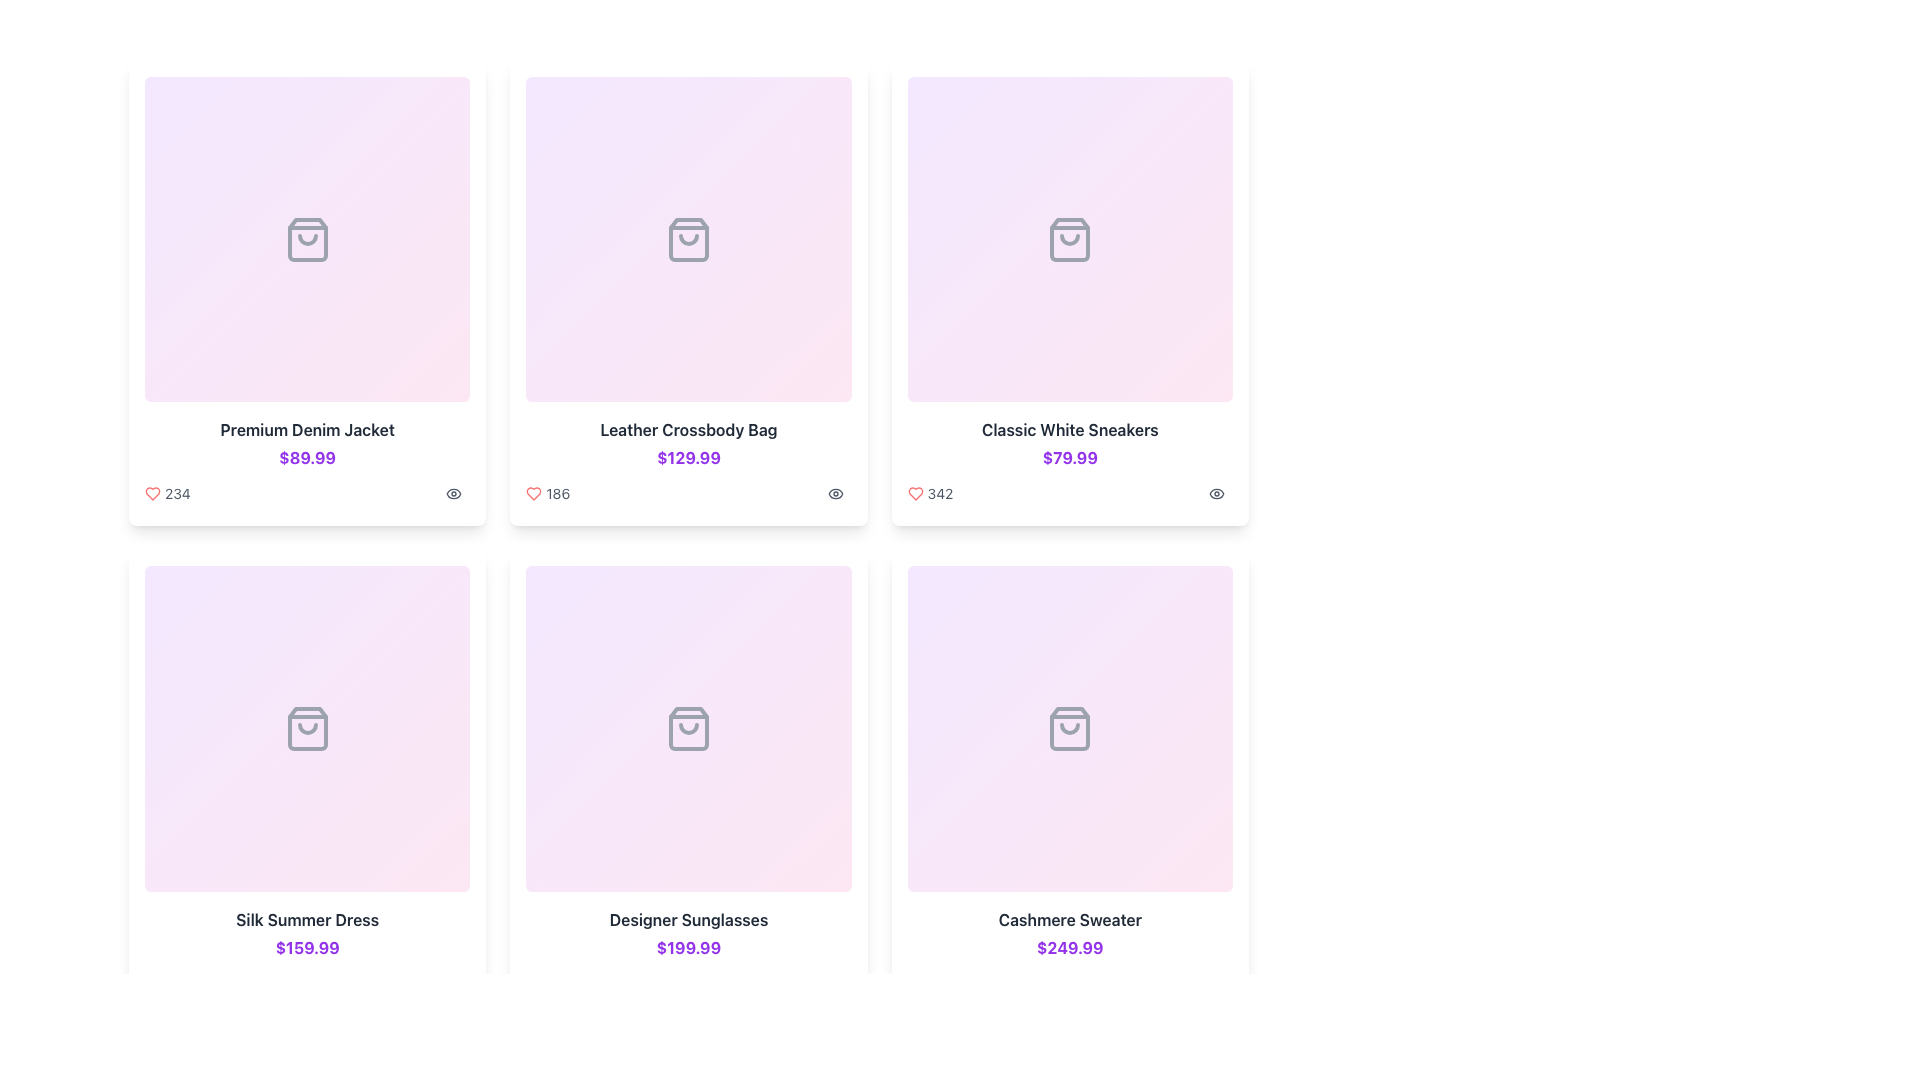  Describe the element at coordinates (939, 494) in the screenshot. I see `the text displaying the number '342' located next to the red heart icon in the second column of the top row of items` at that location.